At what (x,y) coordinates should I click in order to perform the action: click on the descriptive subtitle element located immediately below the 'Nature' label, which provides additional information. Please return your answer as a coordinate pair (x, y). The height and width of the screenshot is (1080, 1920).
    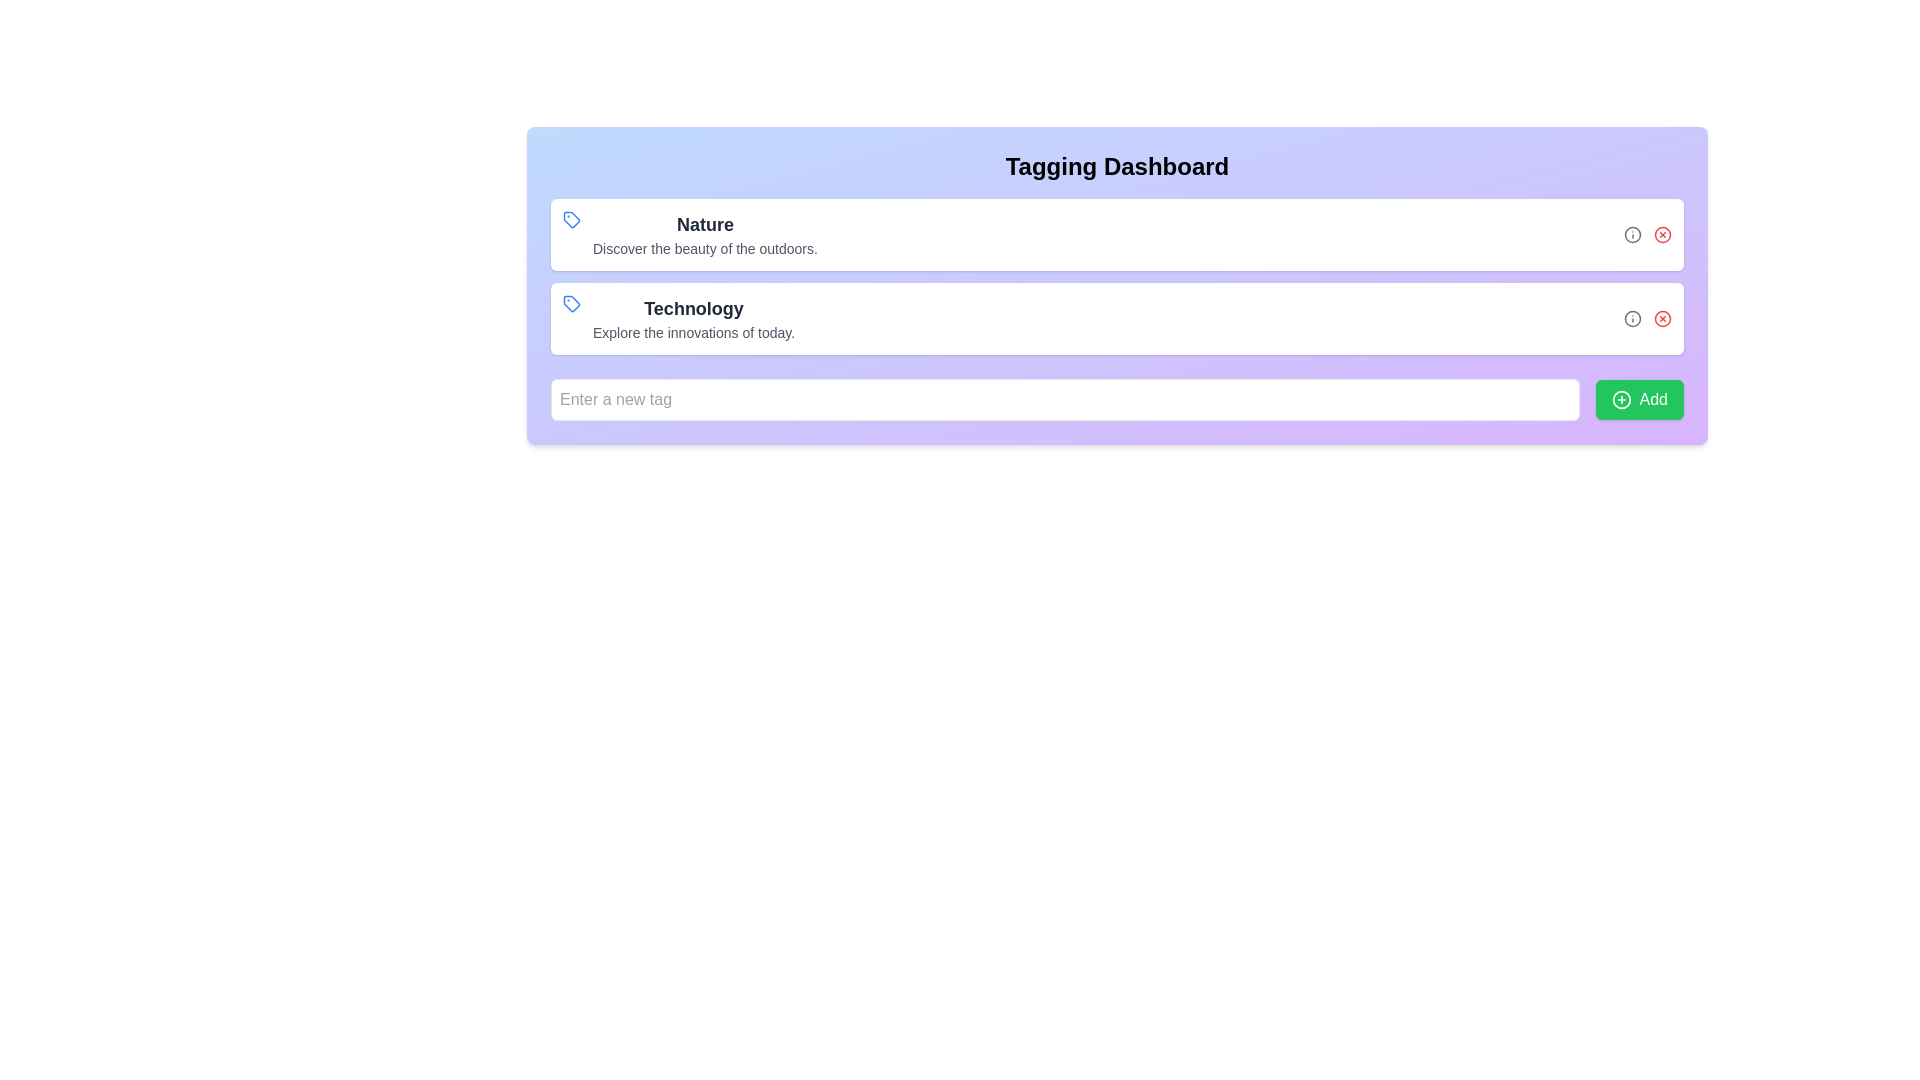
    Looking at the image, I should click on (705, 248).